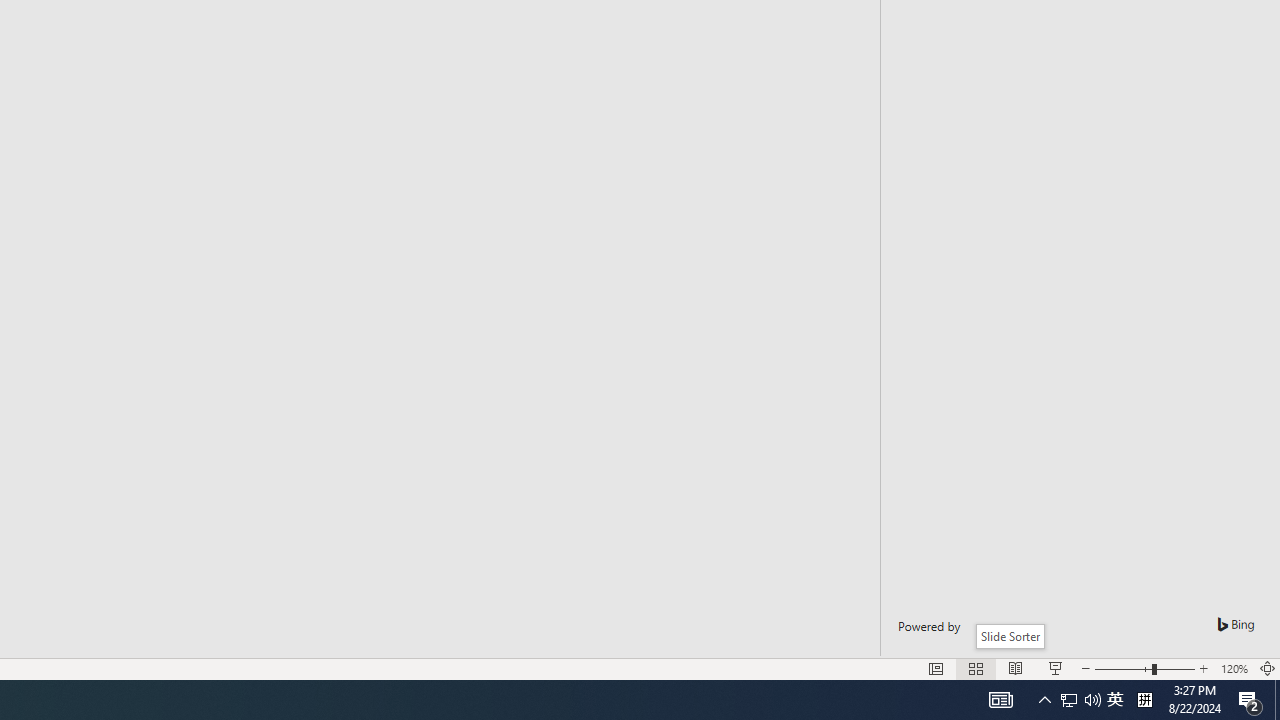  What do you see at coordinates (1203, 669) in the screenshot?
I see `'Zoom In'` at bounding box center [1203, 669].